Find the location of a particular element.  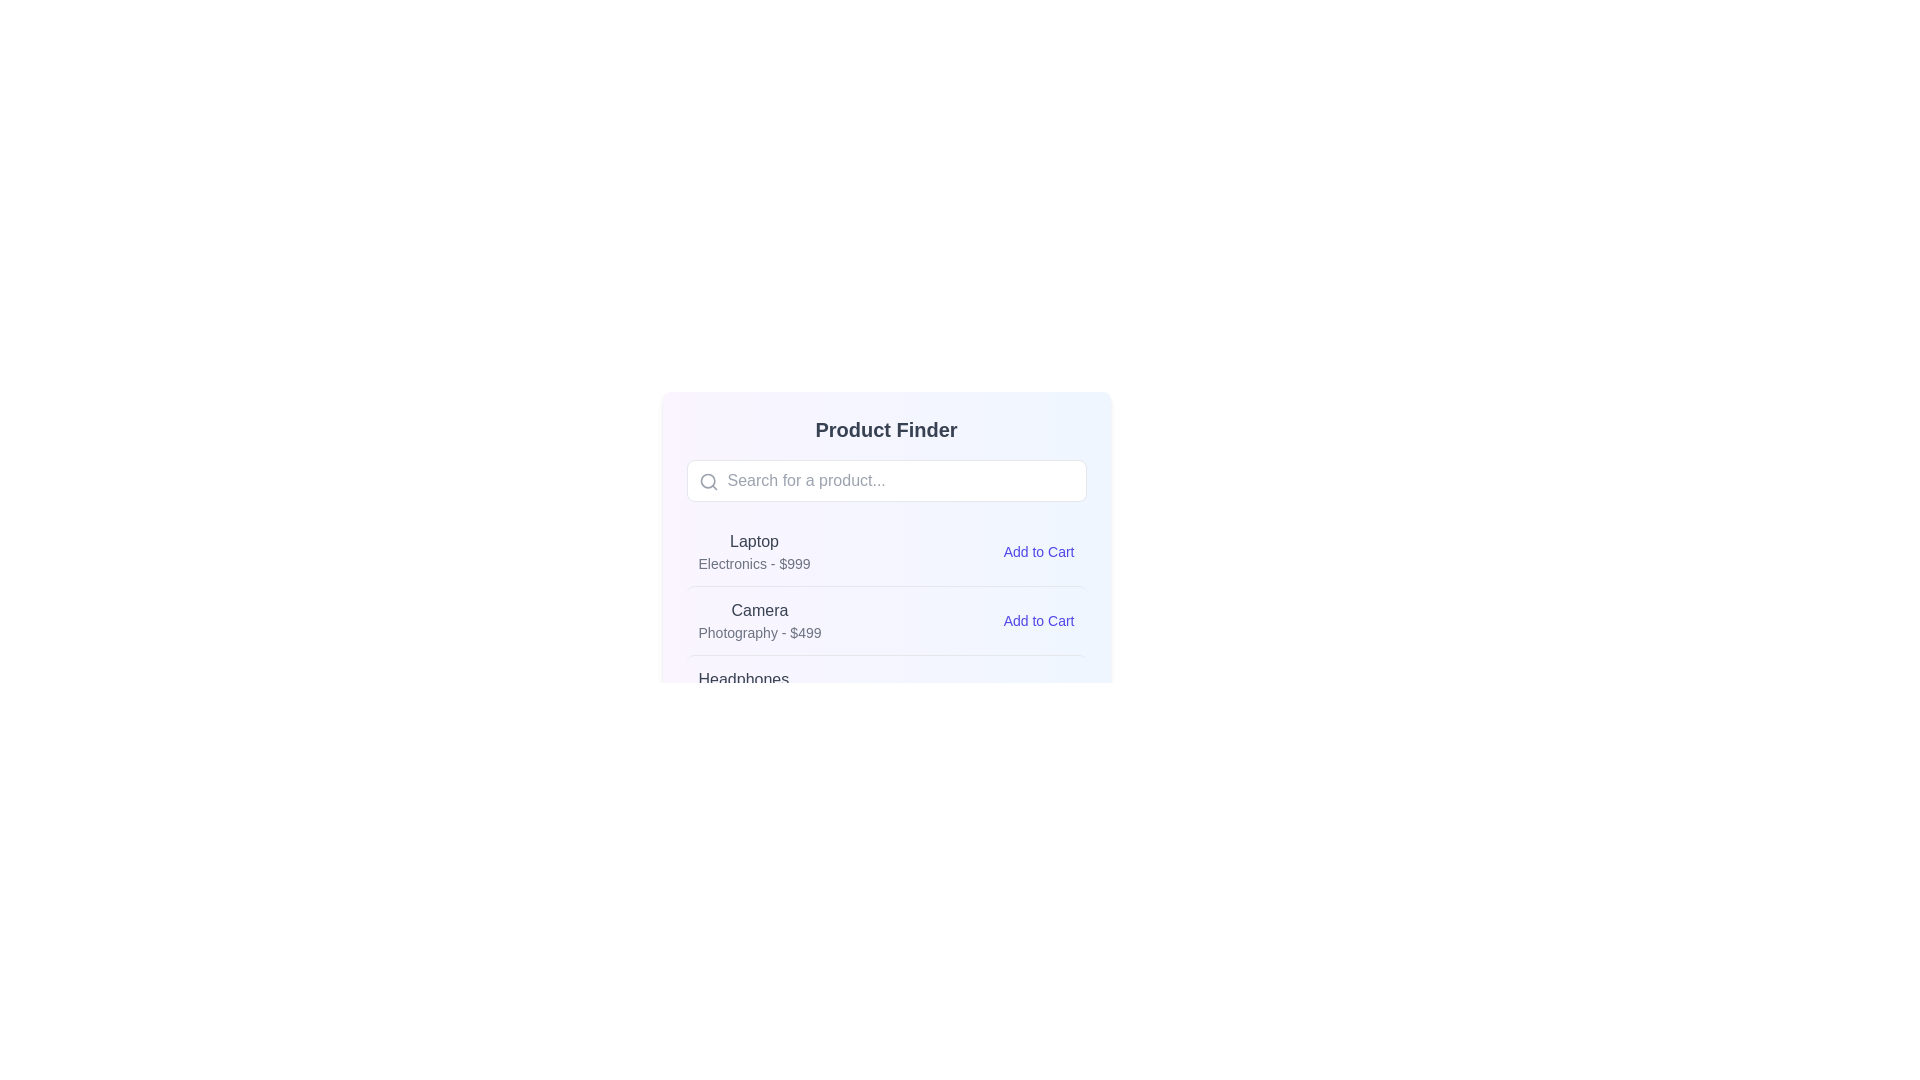

the text display element that says 'Laptop' in grayish color, located in the 'Product Finder' section, which is the first item in the list is located at coordinates (753, 542).